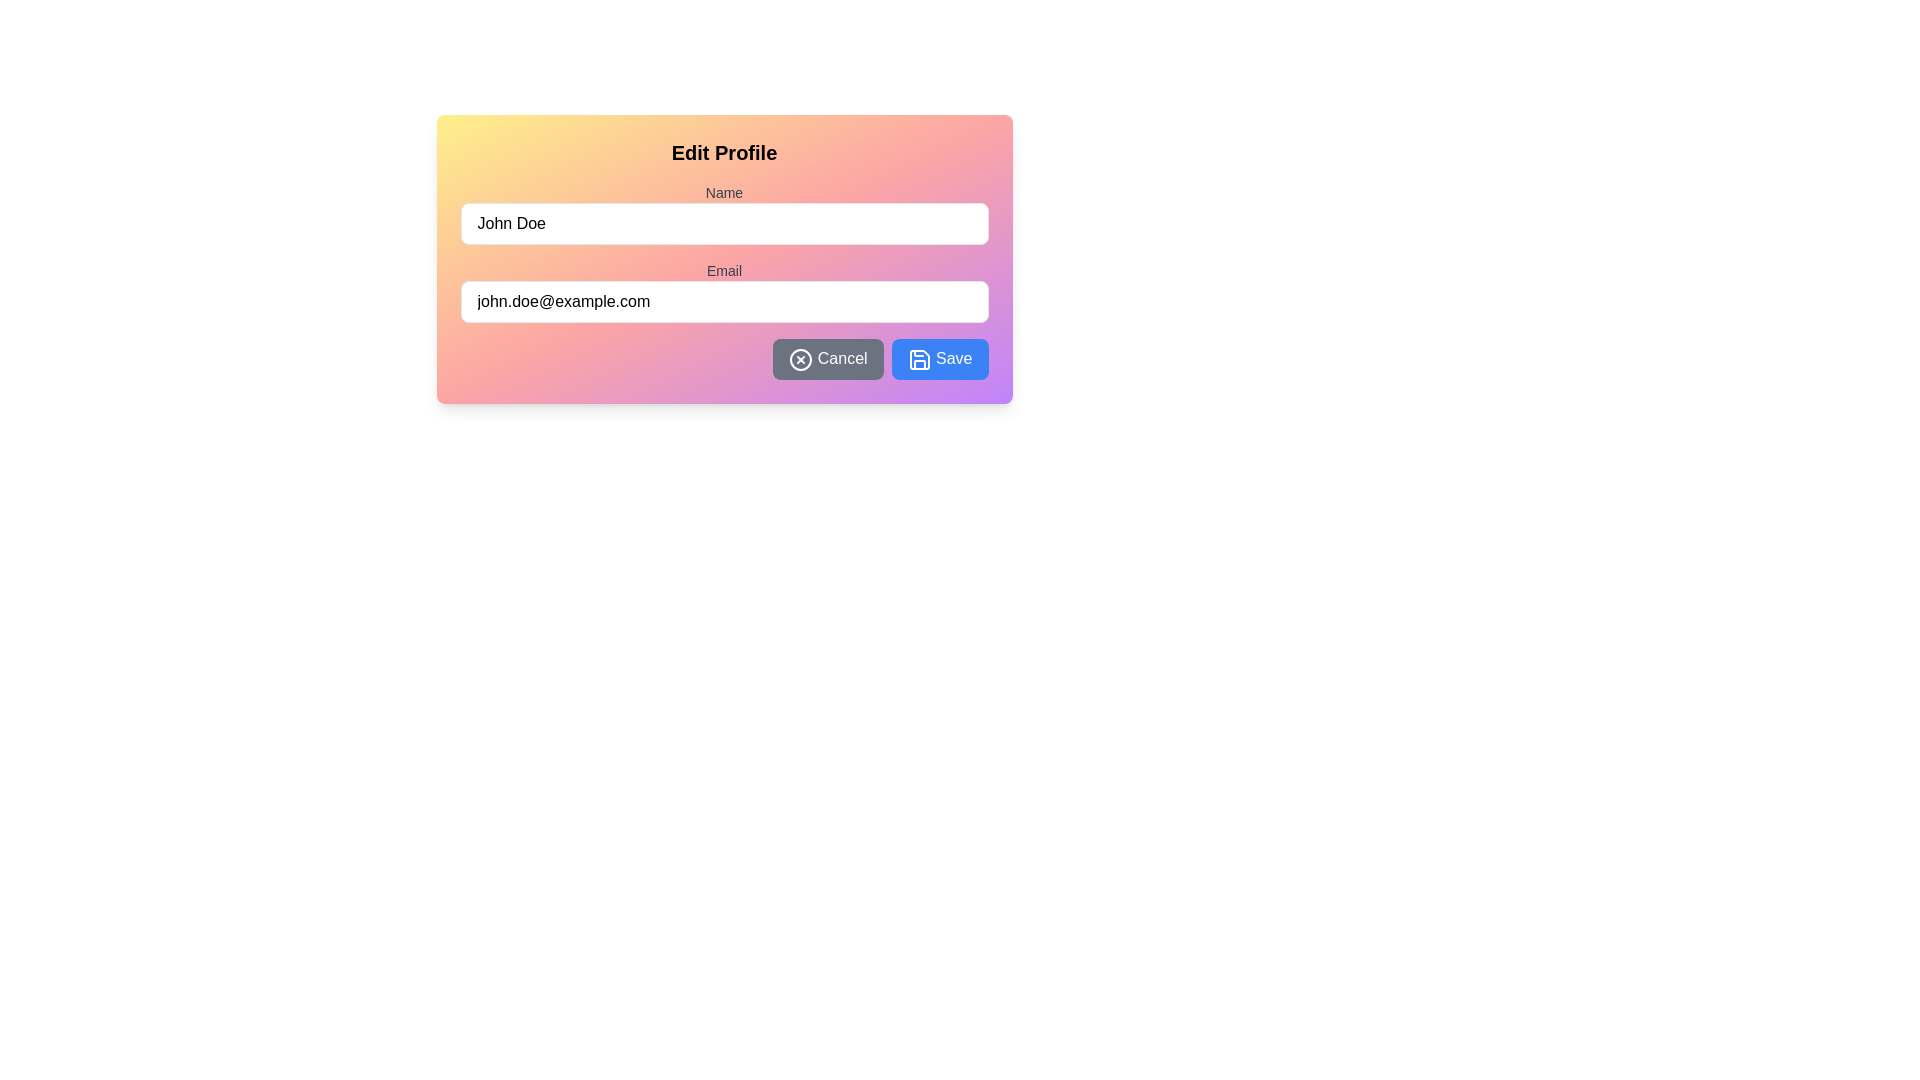 This screenshot has height=1080, width=1920. I want to click on the Decorative Icon within the Cancel button at the bottom section of the Edit Profile dialog box, which features a cross symbol and is styled with a modern design, so click(801, 358).